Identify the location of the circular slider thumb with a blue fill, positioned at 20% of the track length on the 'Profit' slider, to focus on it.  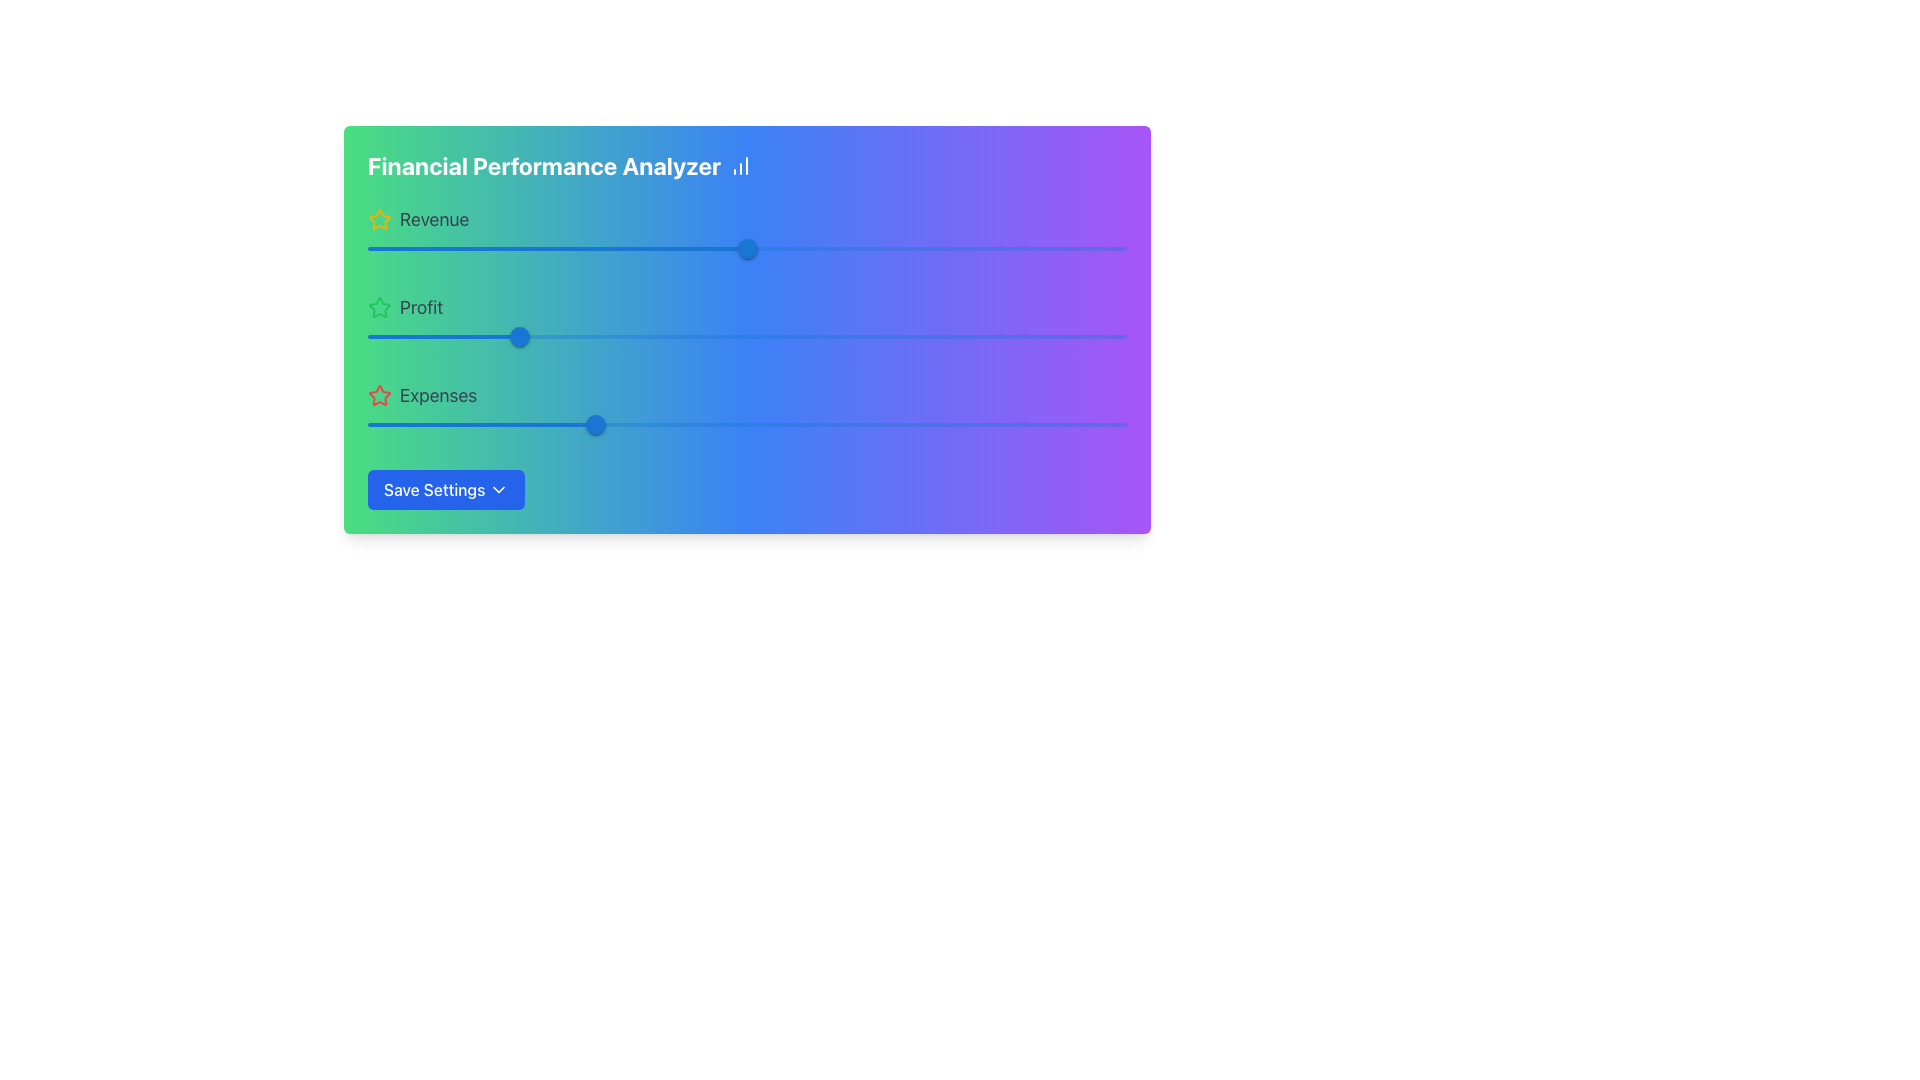
(519, 335).